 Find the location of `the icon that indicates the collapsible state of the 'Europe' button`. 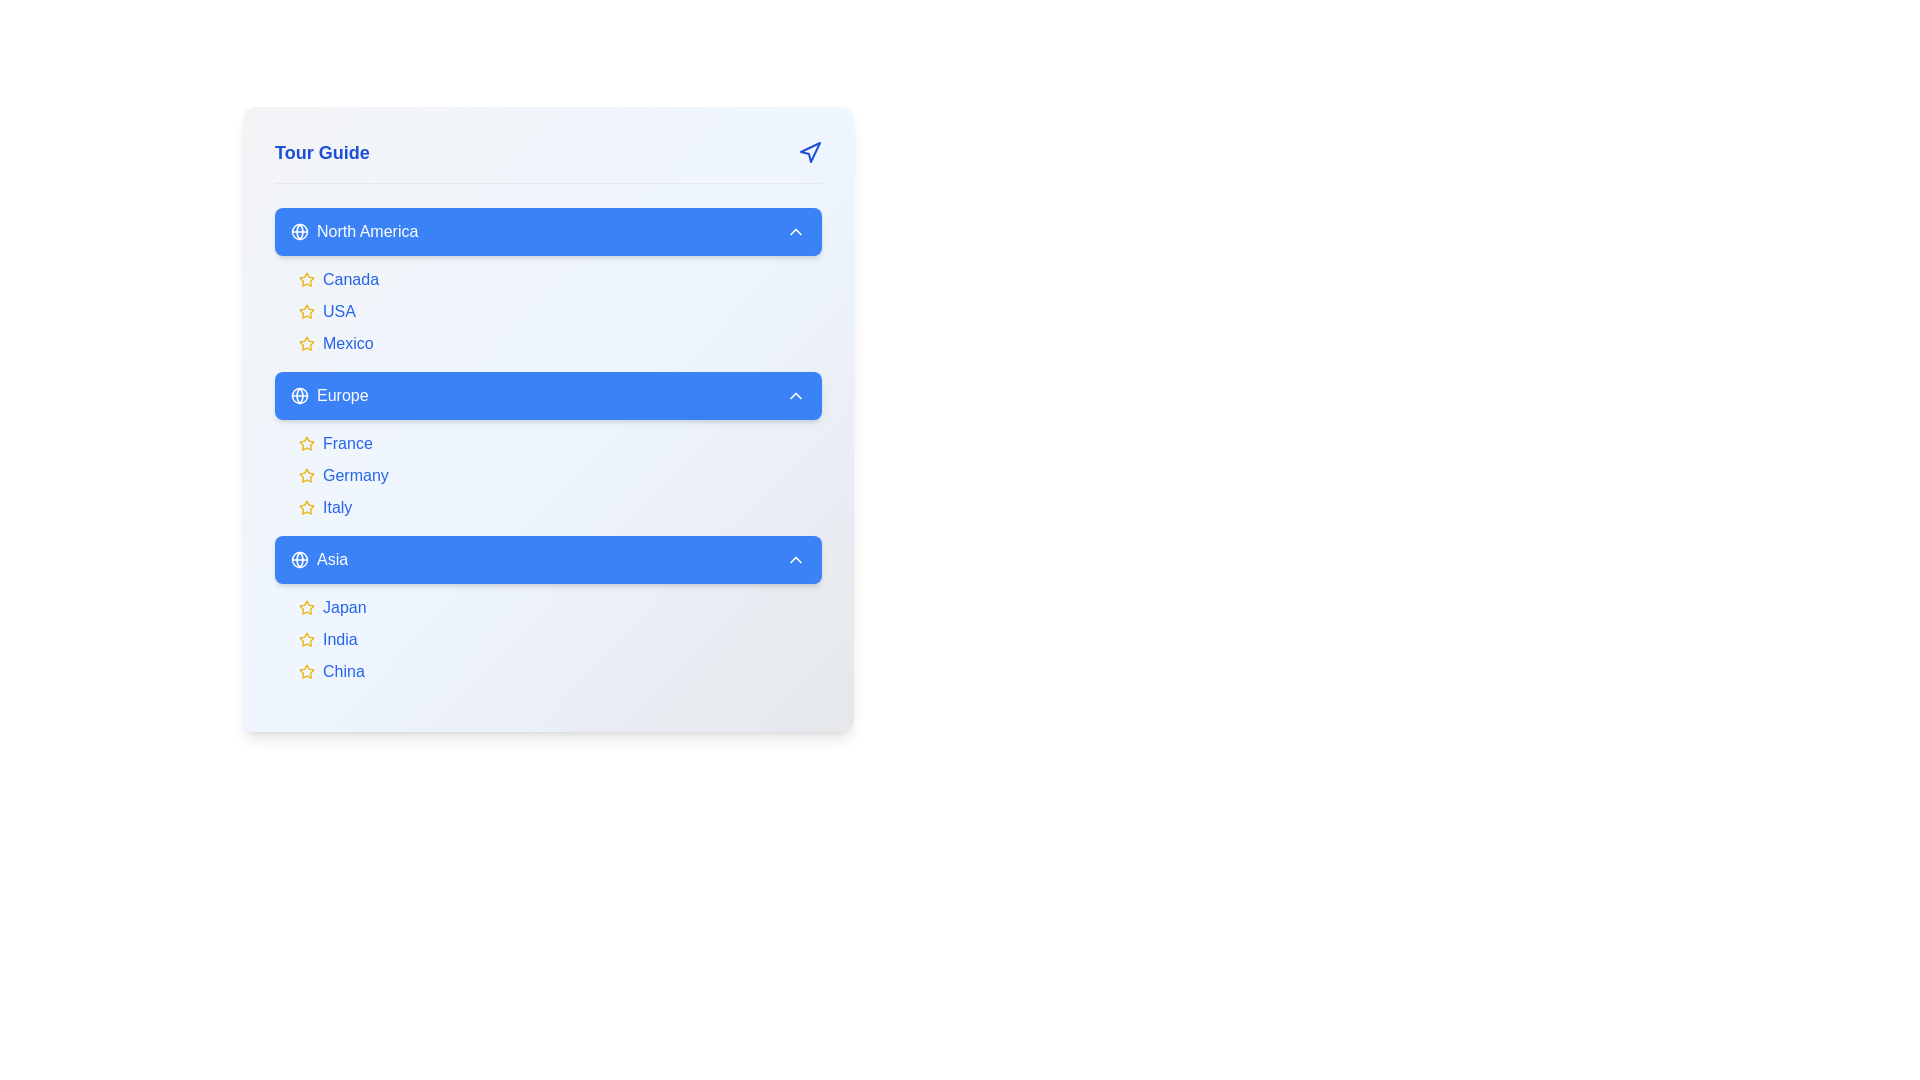

the icon that indicates the collapsible state of the 'Europe' button is located at coordinates (795, 396).